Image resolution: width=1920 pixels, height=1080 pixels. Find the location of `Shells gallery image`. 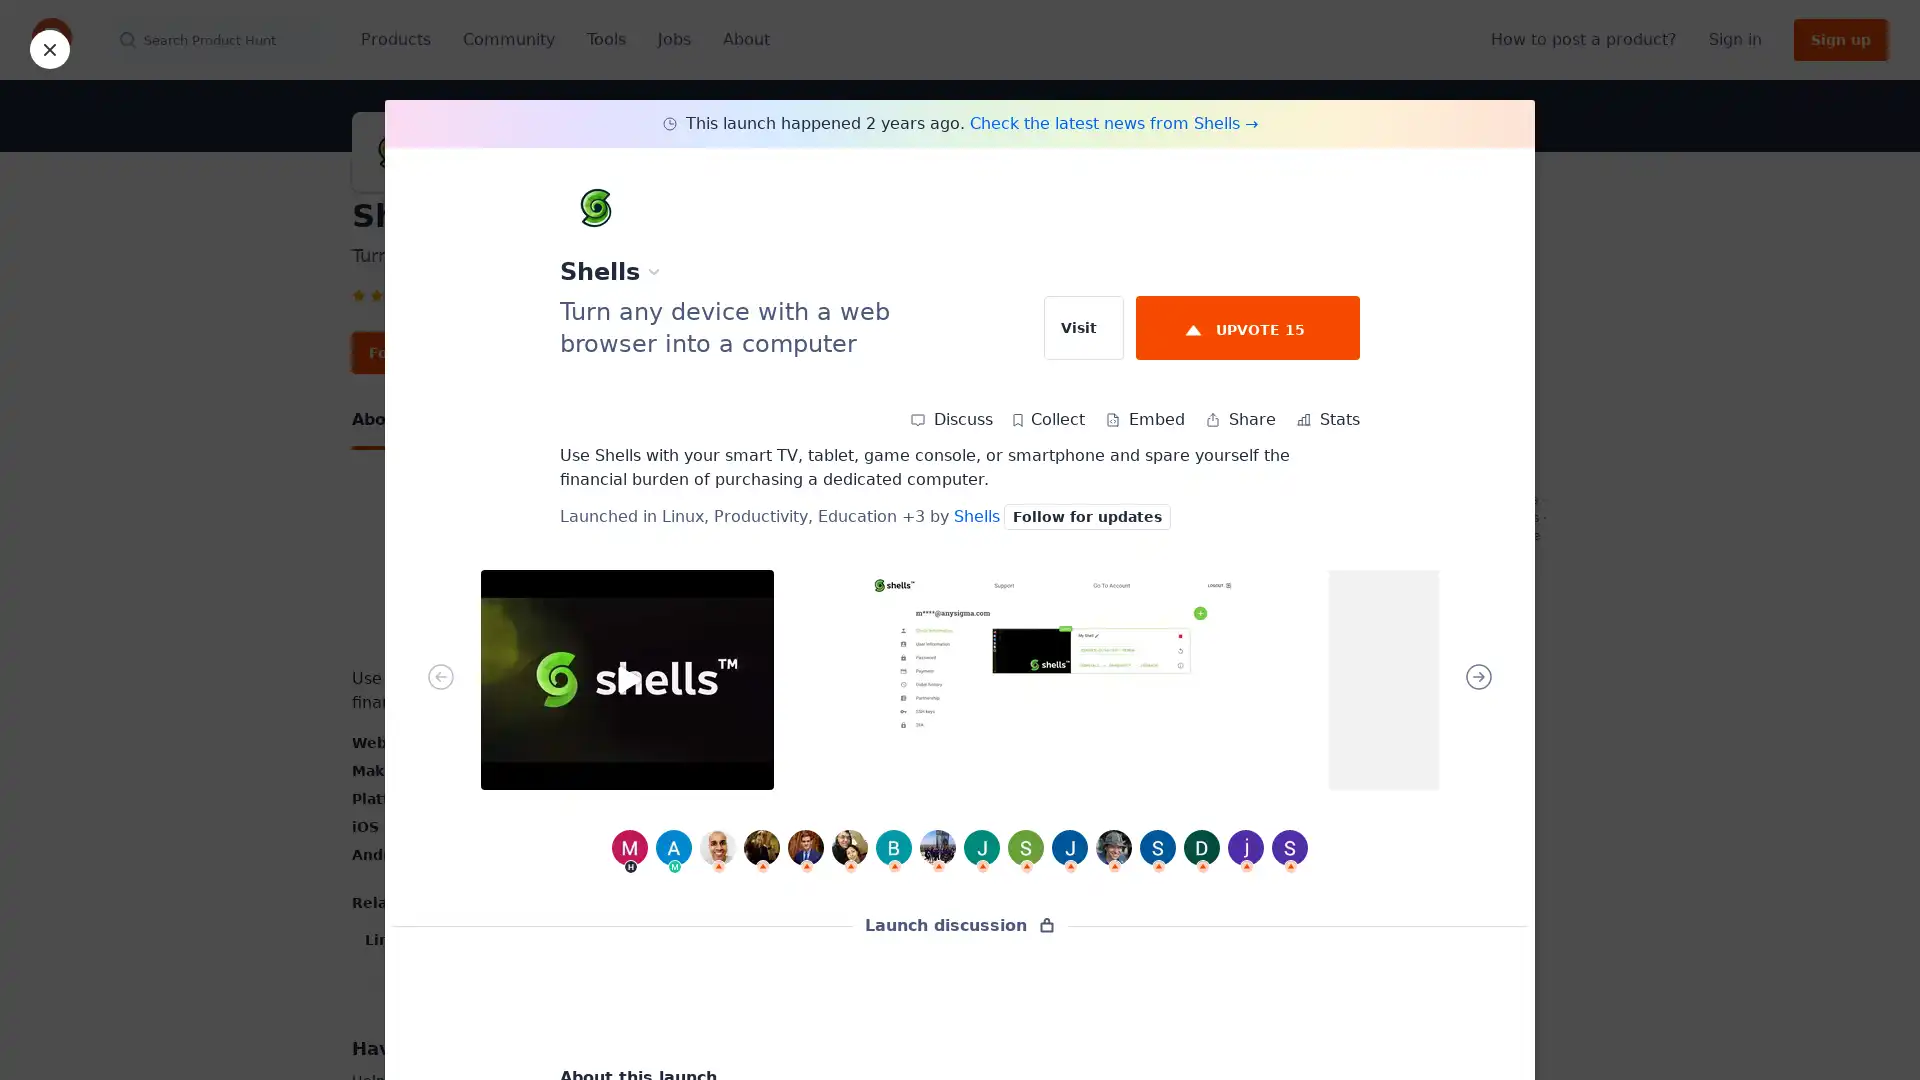

Shells gallery image is located at coordinates (626, 678).